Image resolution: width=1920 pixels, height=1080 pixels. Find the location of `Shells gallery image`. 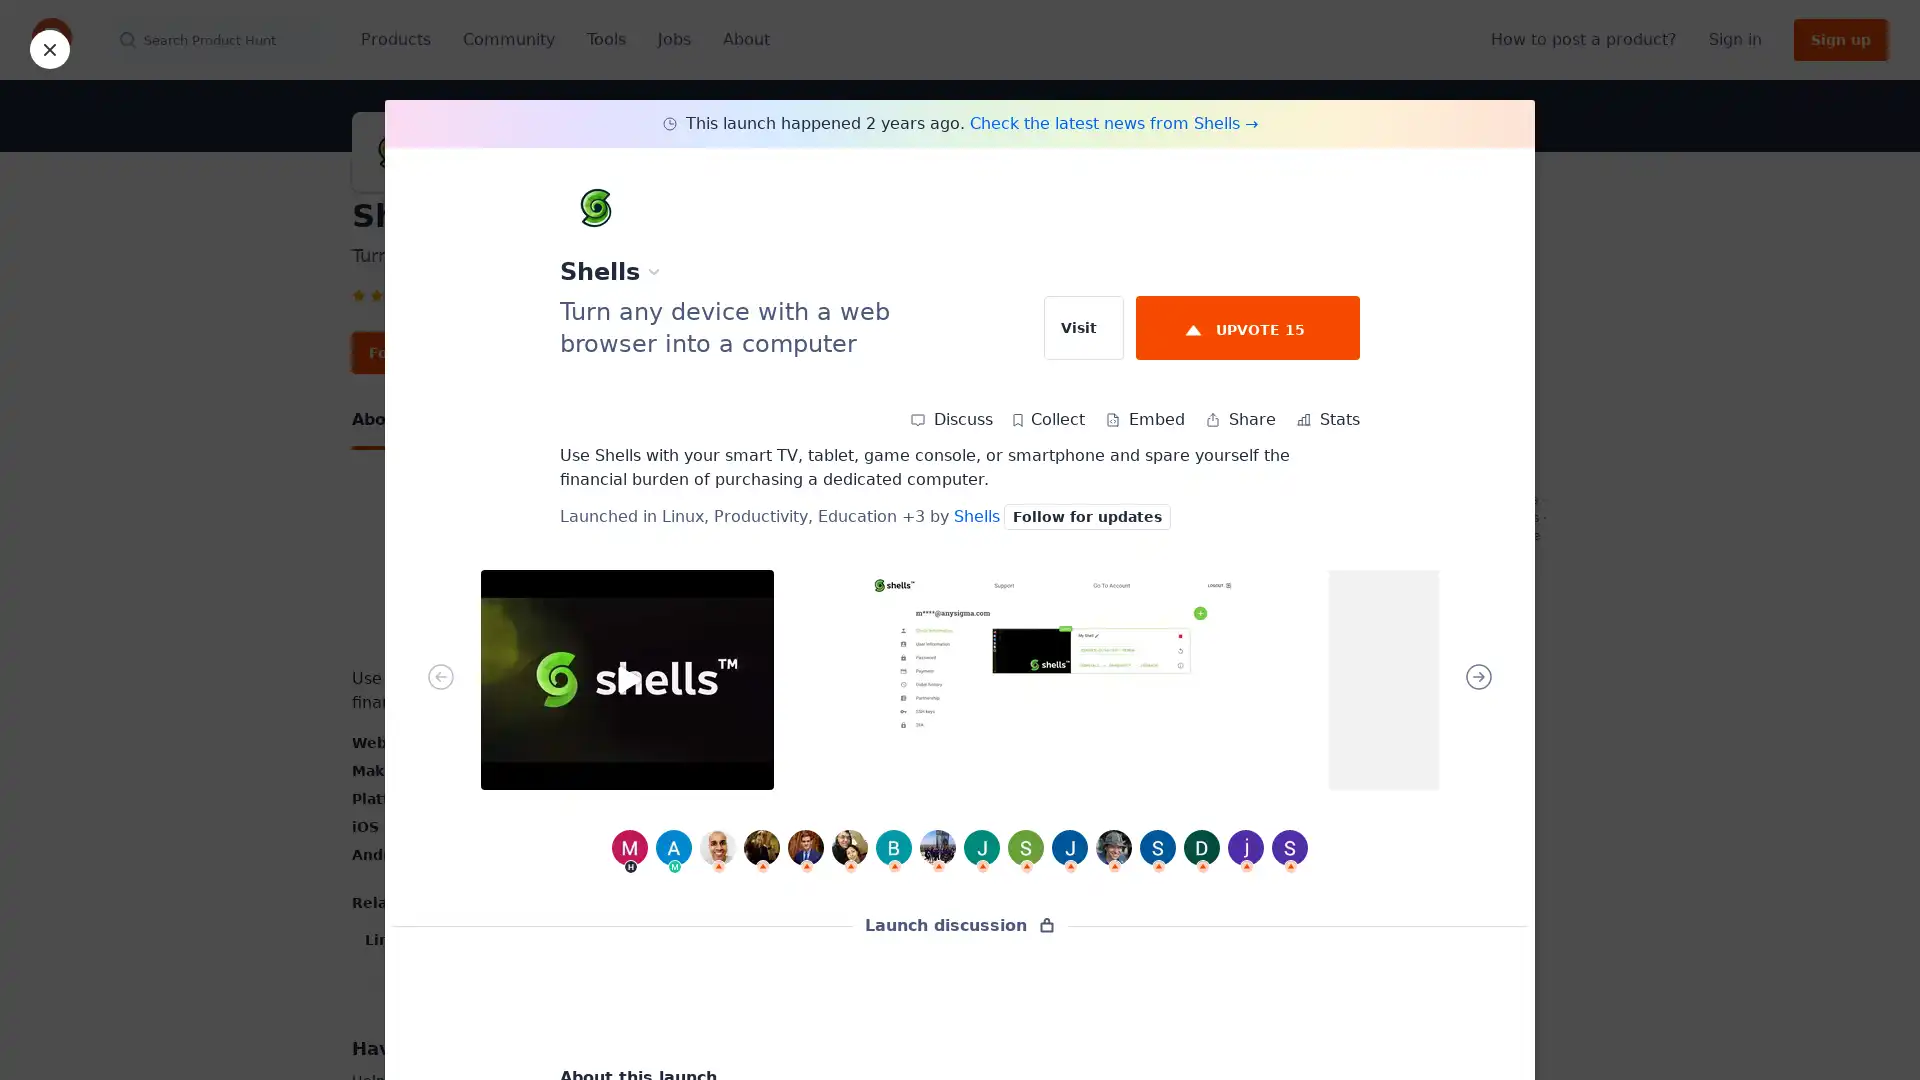

Shells gallery image is located at coordinates (626, 678).